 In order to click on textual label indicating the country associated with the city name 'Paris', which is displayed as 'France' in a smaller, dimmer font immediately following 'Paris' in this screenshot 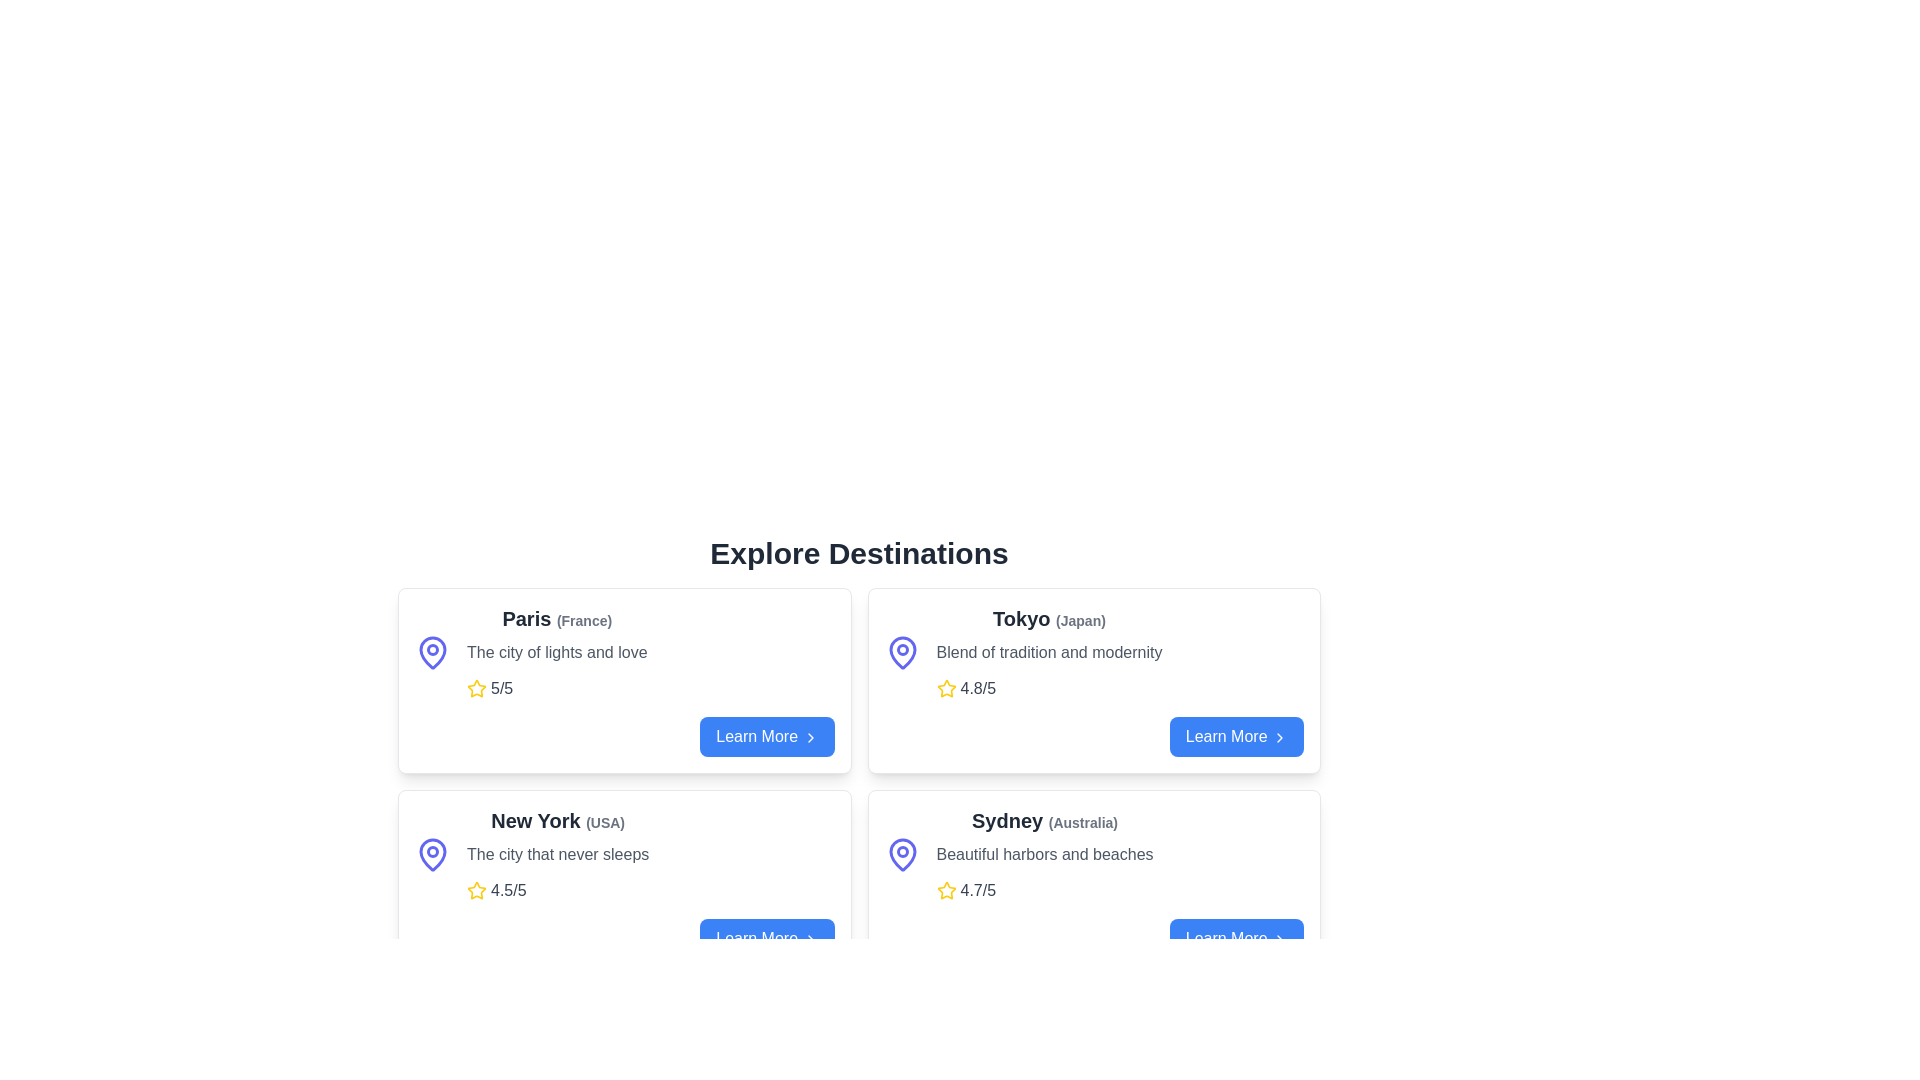, I will do `click(583, 620)`.